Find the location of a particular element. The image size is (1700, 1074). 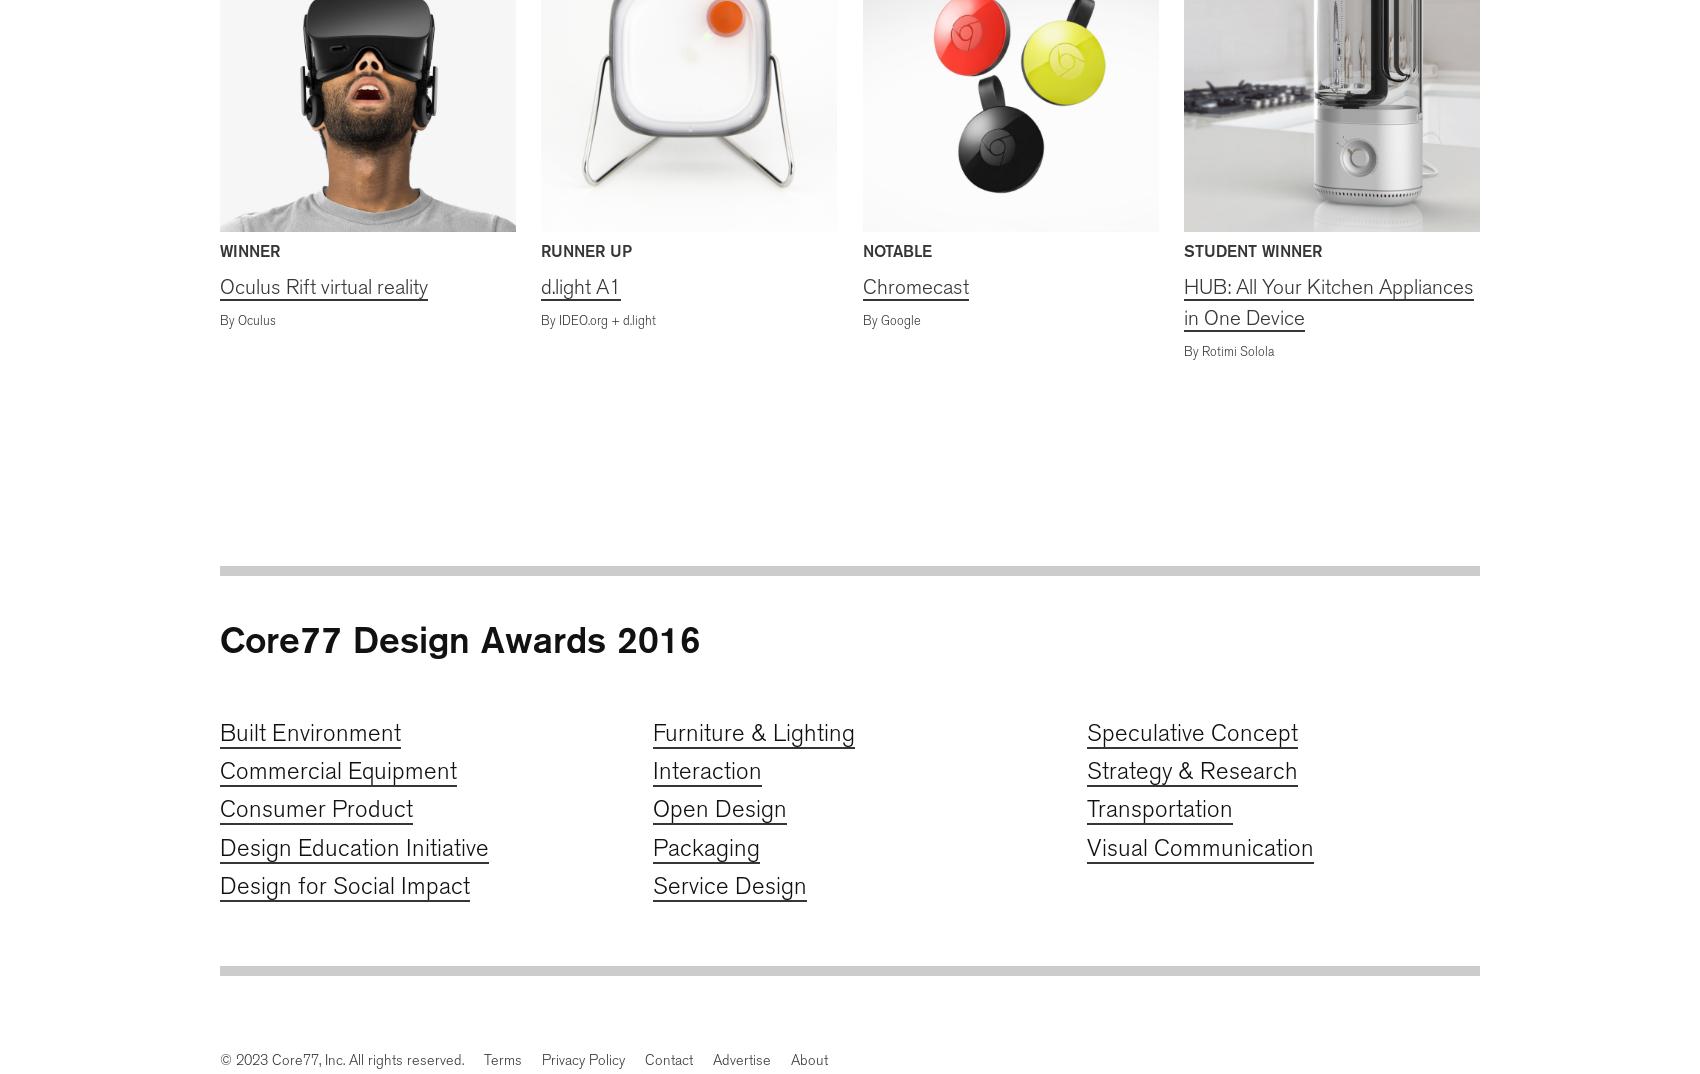

'Core77 Design Awards 2016' is located at coordinates (460, 638).